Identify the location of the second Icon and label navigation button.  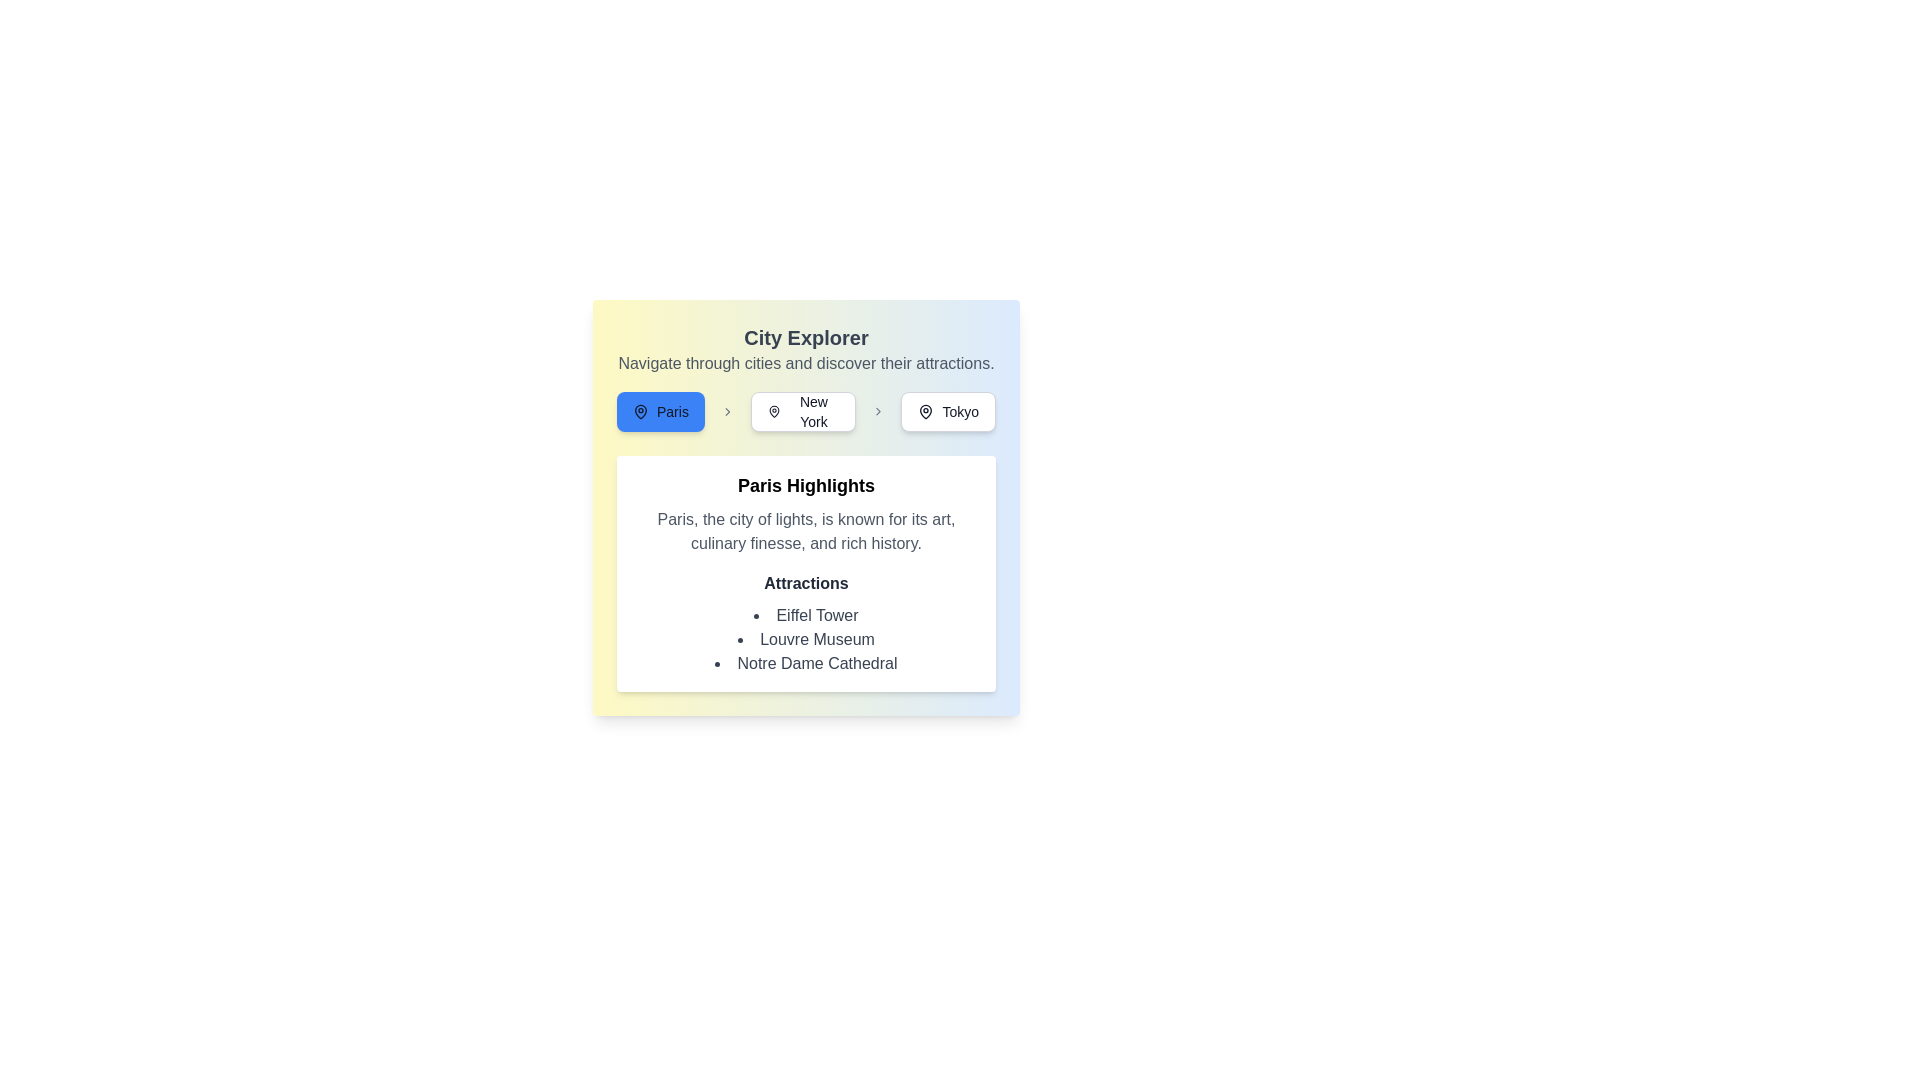
(772, 411).